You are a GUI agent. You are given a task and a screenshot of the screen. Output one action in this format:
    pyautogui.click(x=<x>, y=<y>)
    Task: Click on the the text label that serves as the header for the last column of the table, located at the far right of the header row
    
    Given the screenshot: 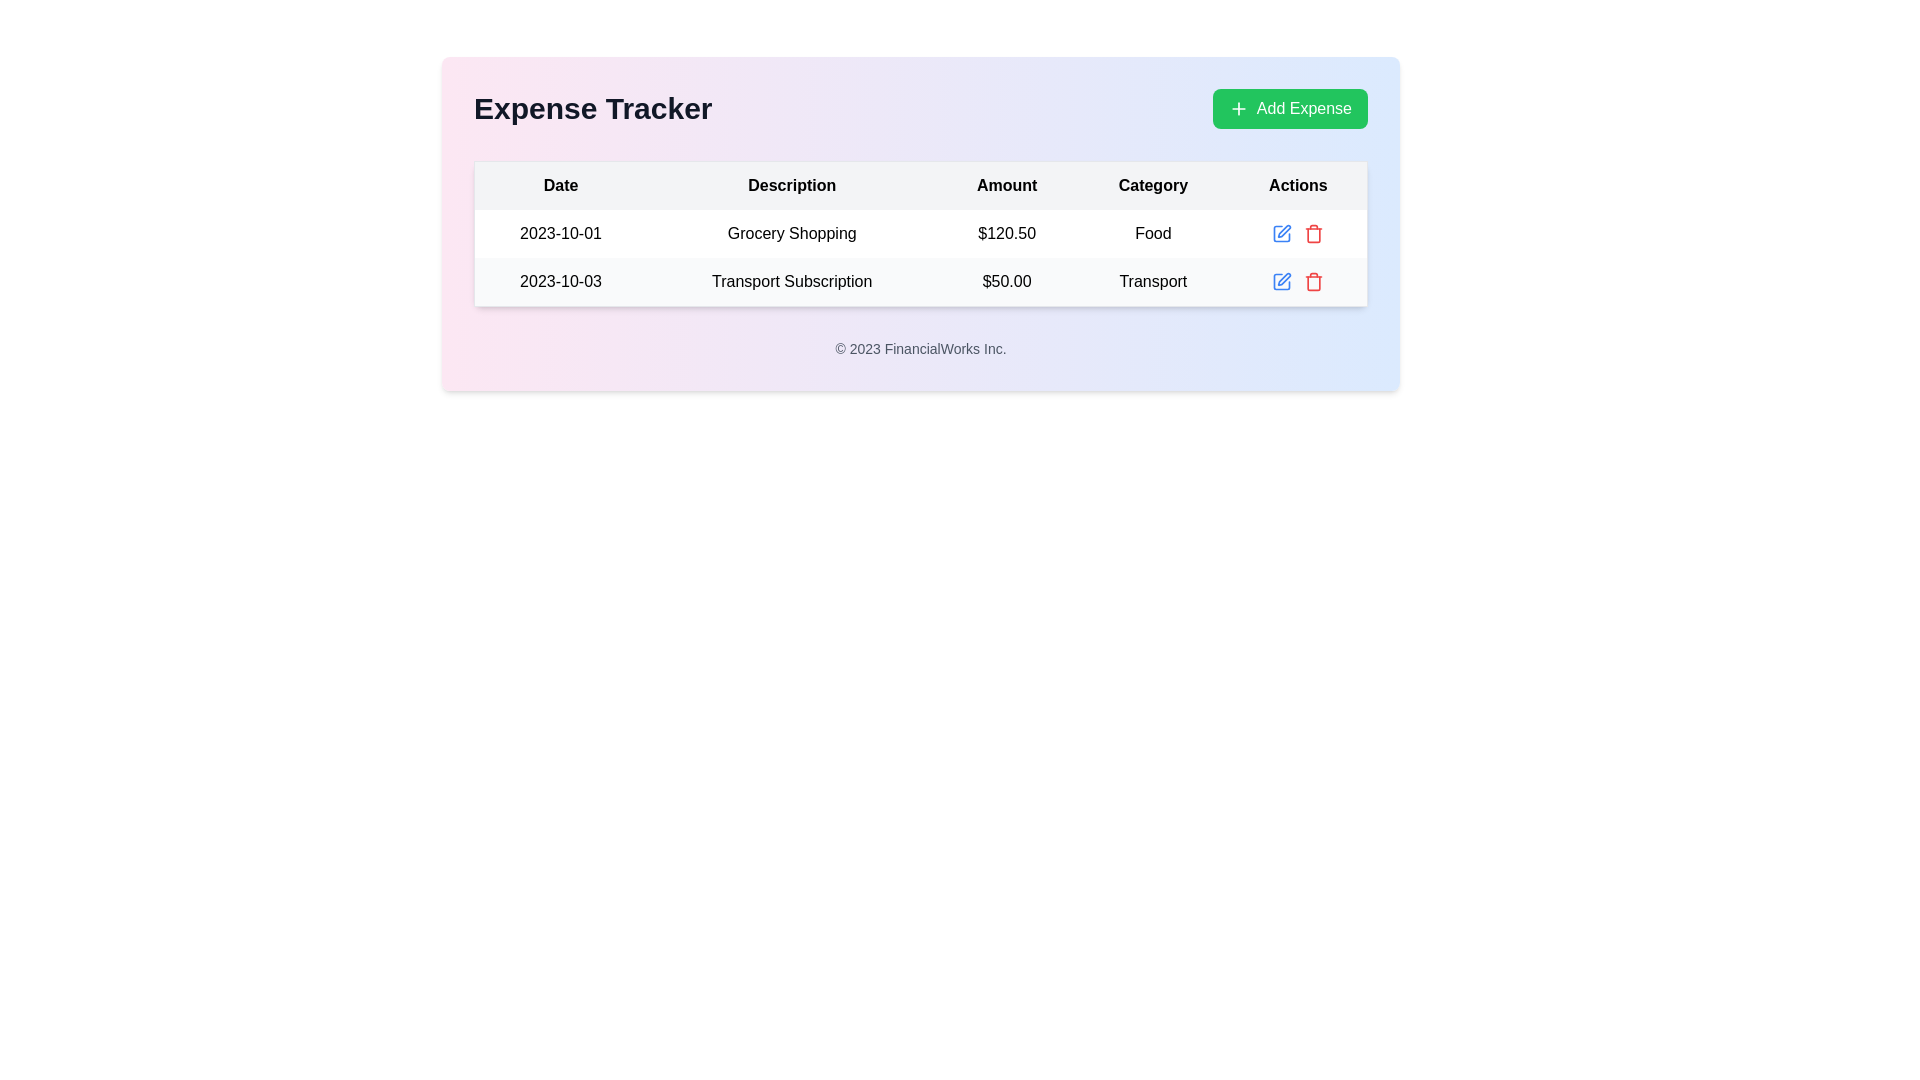 What is the action you would take?
    pyautogui.click(x=1298, y=185)
    